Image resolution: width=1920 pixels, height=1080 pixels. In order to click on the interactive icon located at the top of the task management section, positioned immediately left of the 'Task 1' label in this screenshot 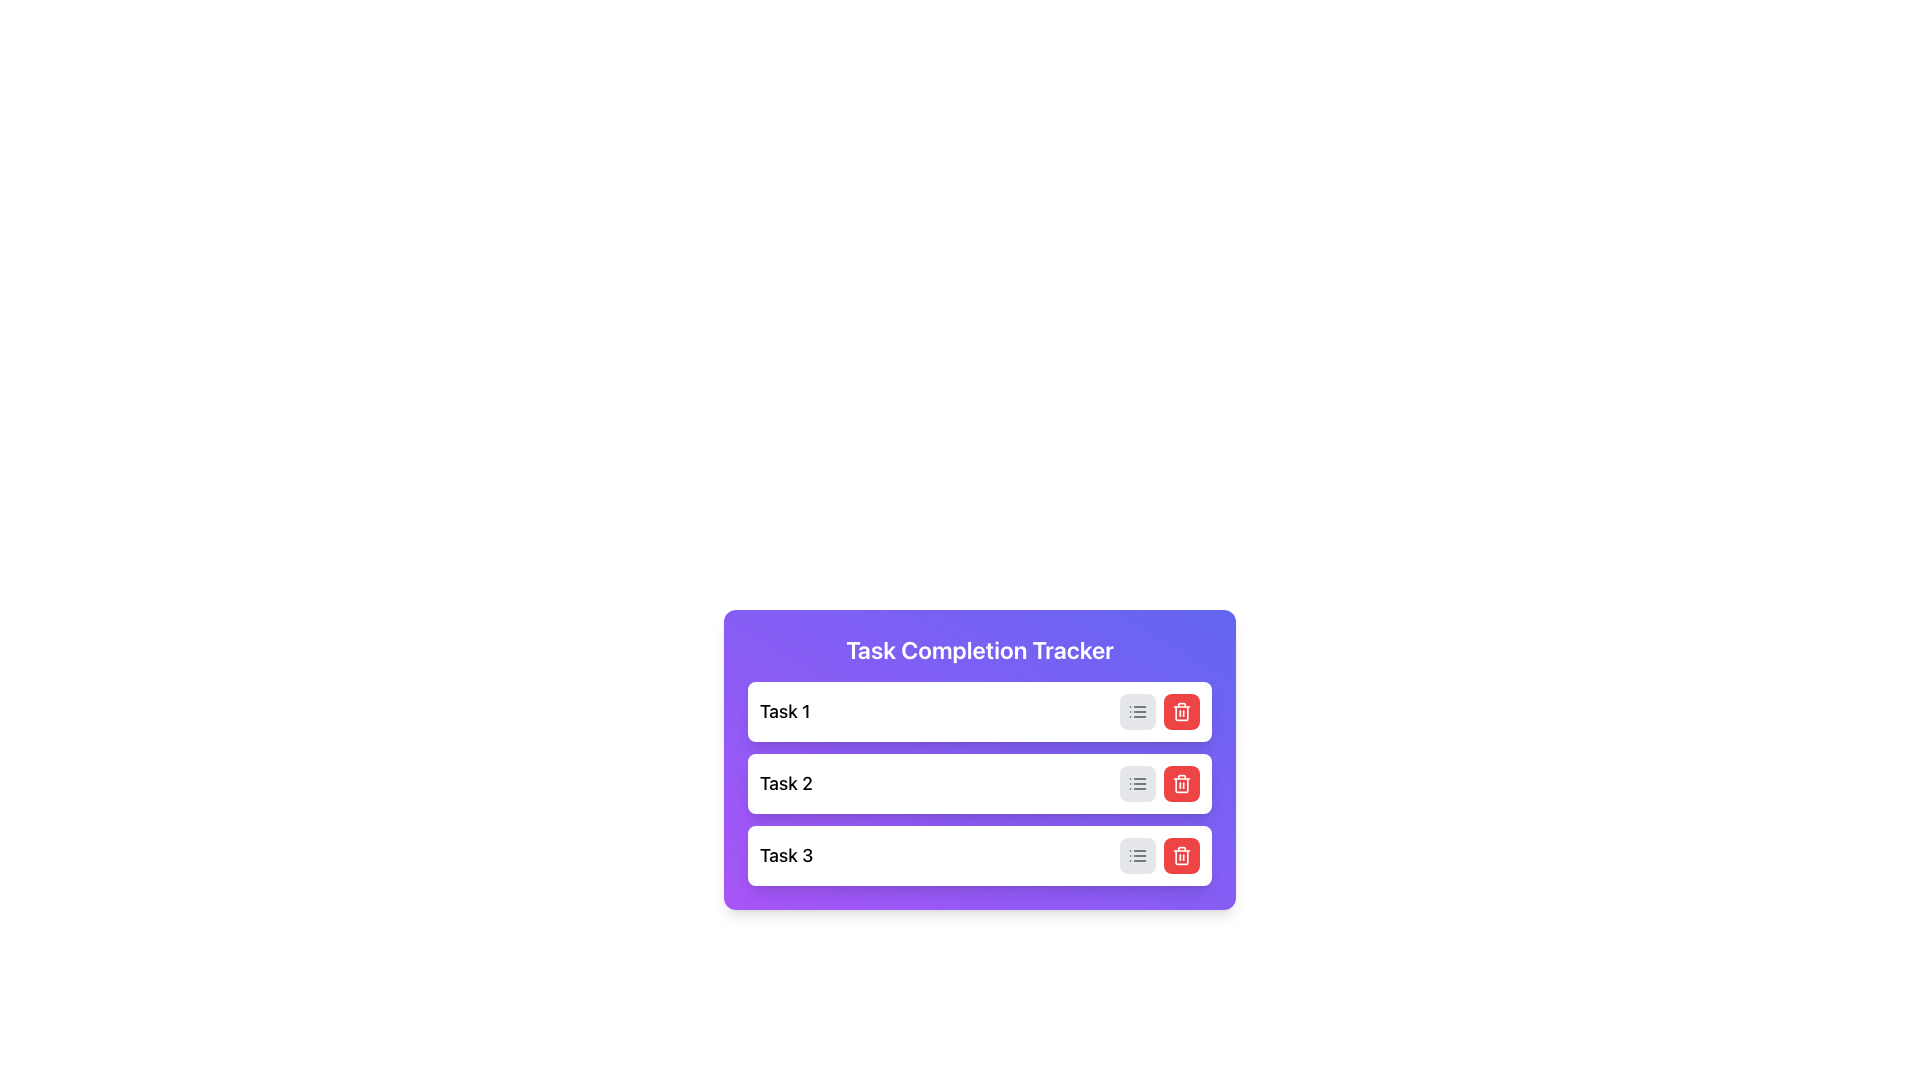, I will do `click(1137, 782)`.